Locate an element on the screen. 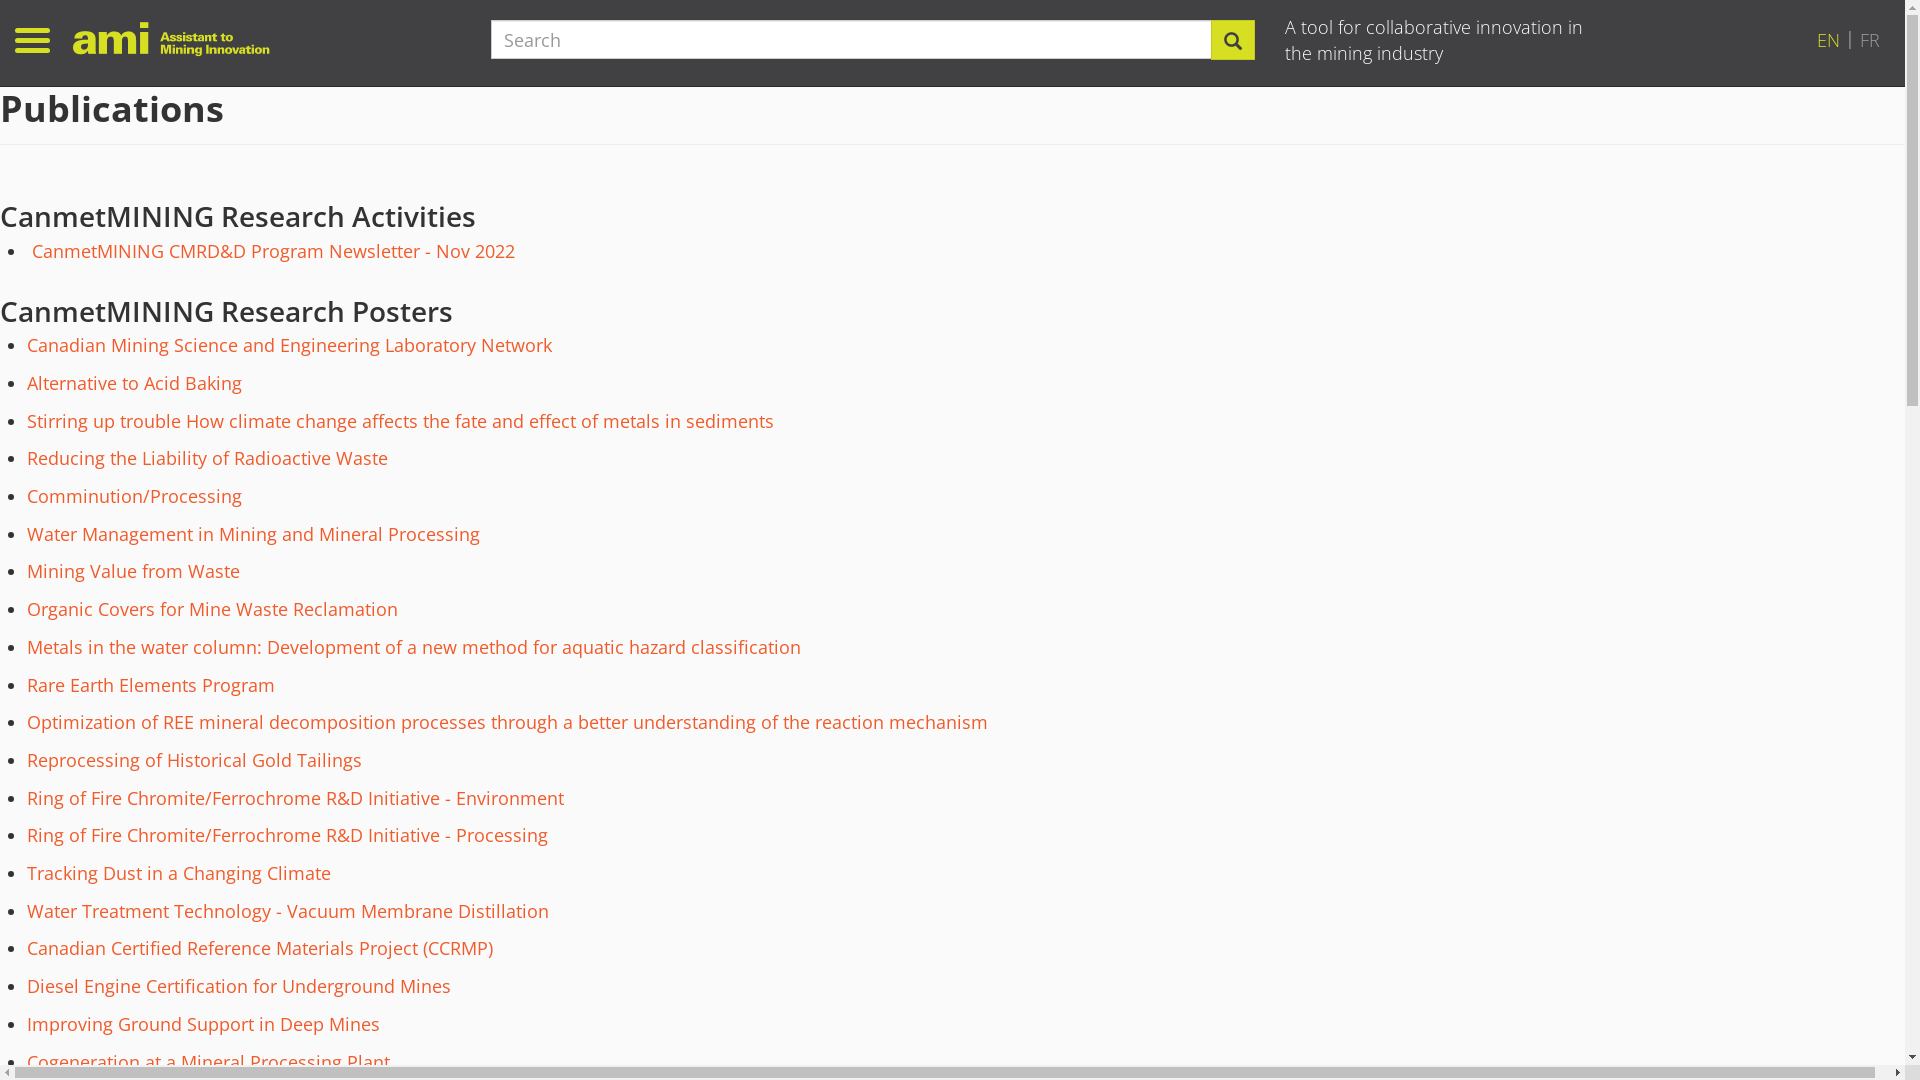 Image resolution: width=1920 pixels, height=1080 pixels. 'Alternative to Acid Baking' is located at coordinates (133, 382).